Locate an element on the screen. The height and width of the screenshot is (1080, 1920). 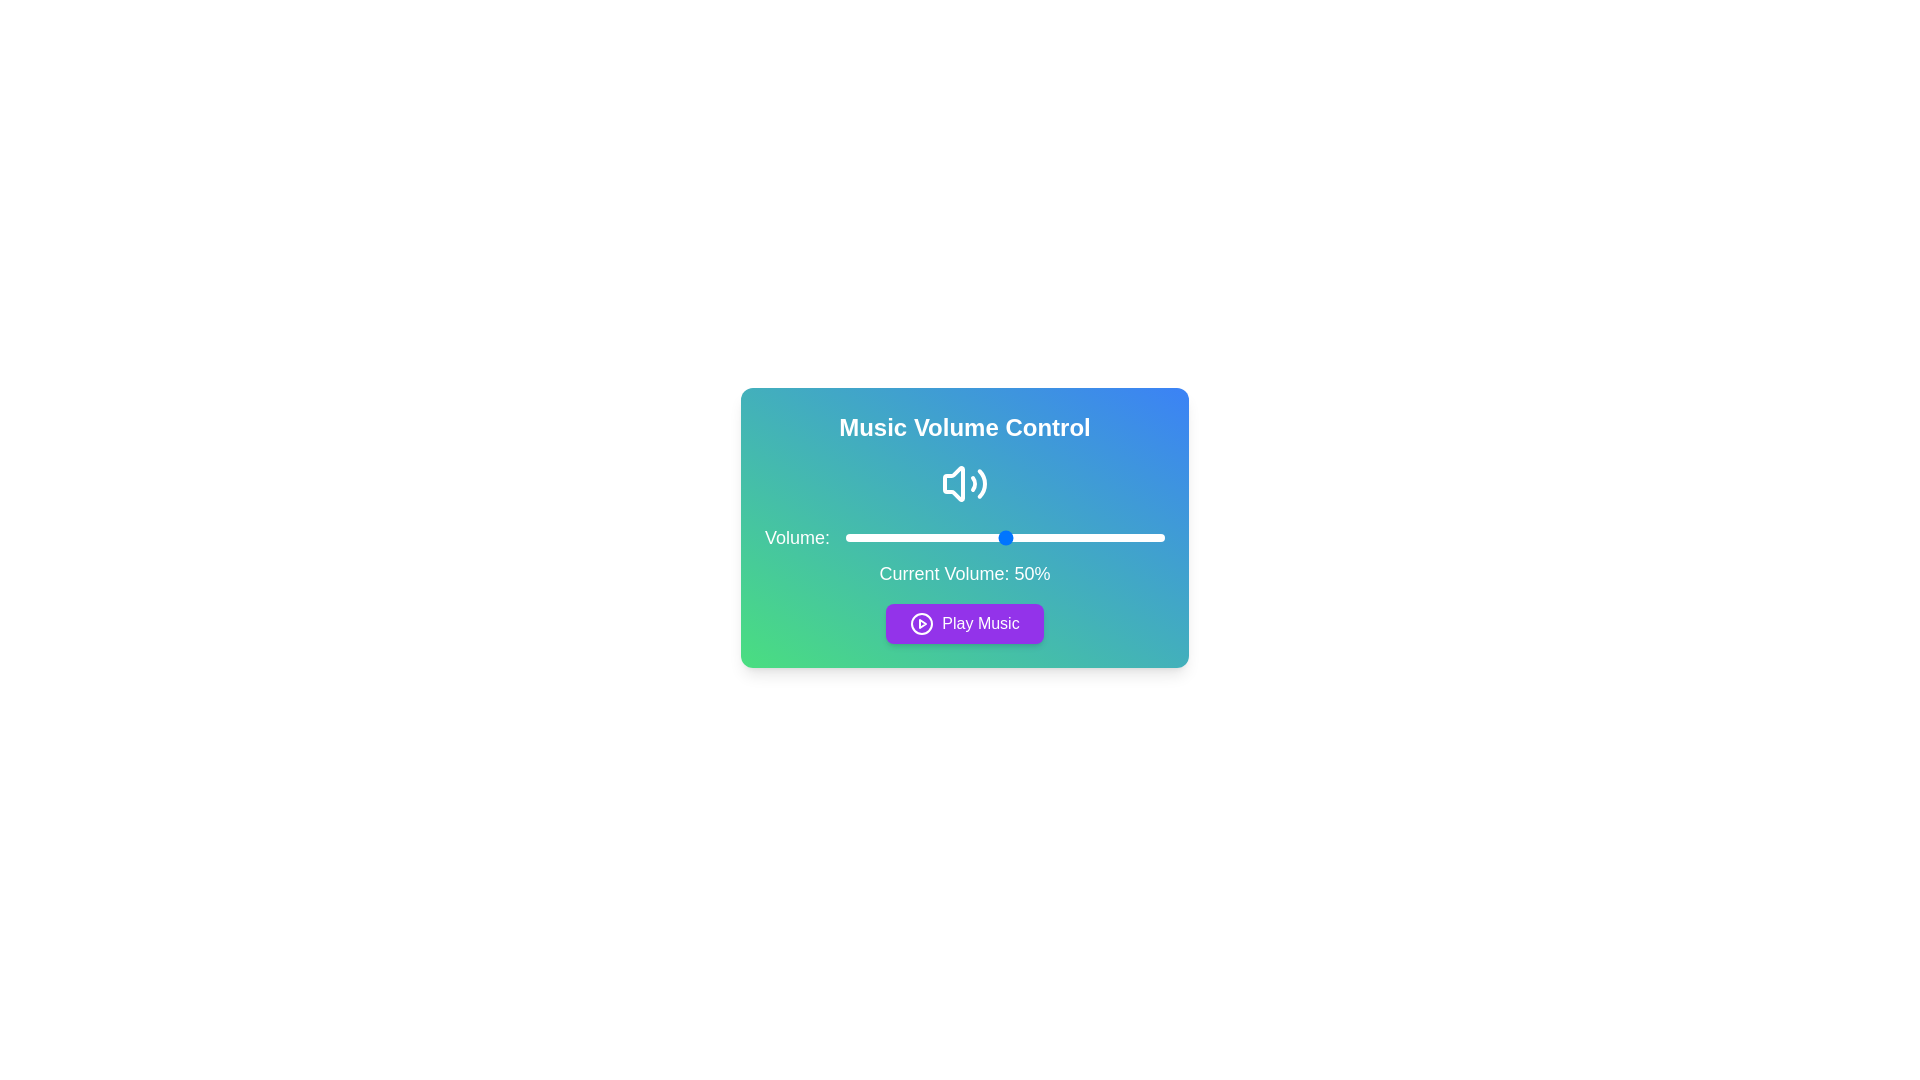
the volume slider to set the volume to 77% is located at coordinates (1090, 536).